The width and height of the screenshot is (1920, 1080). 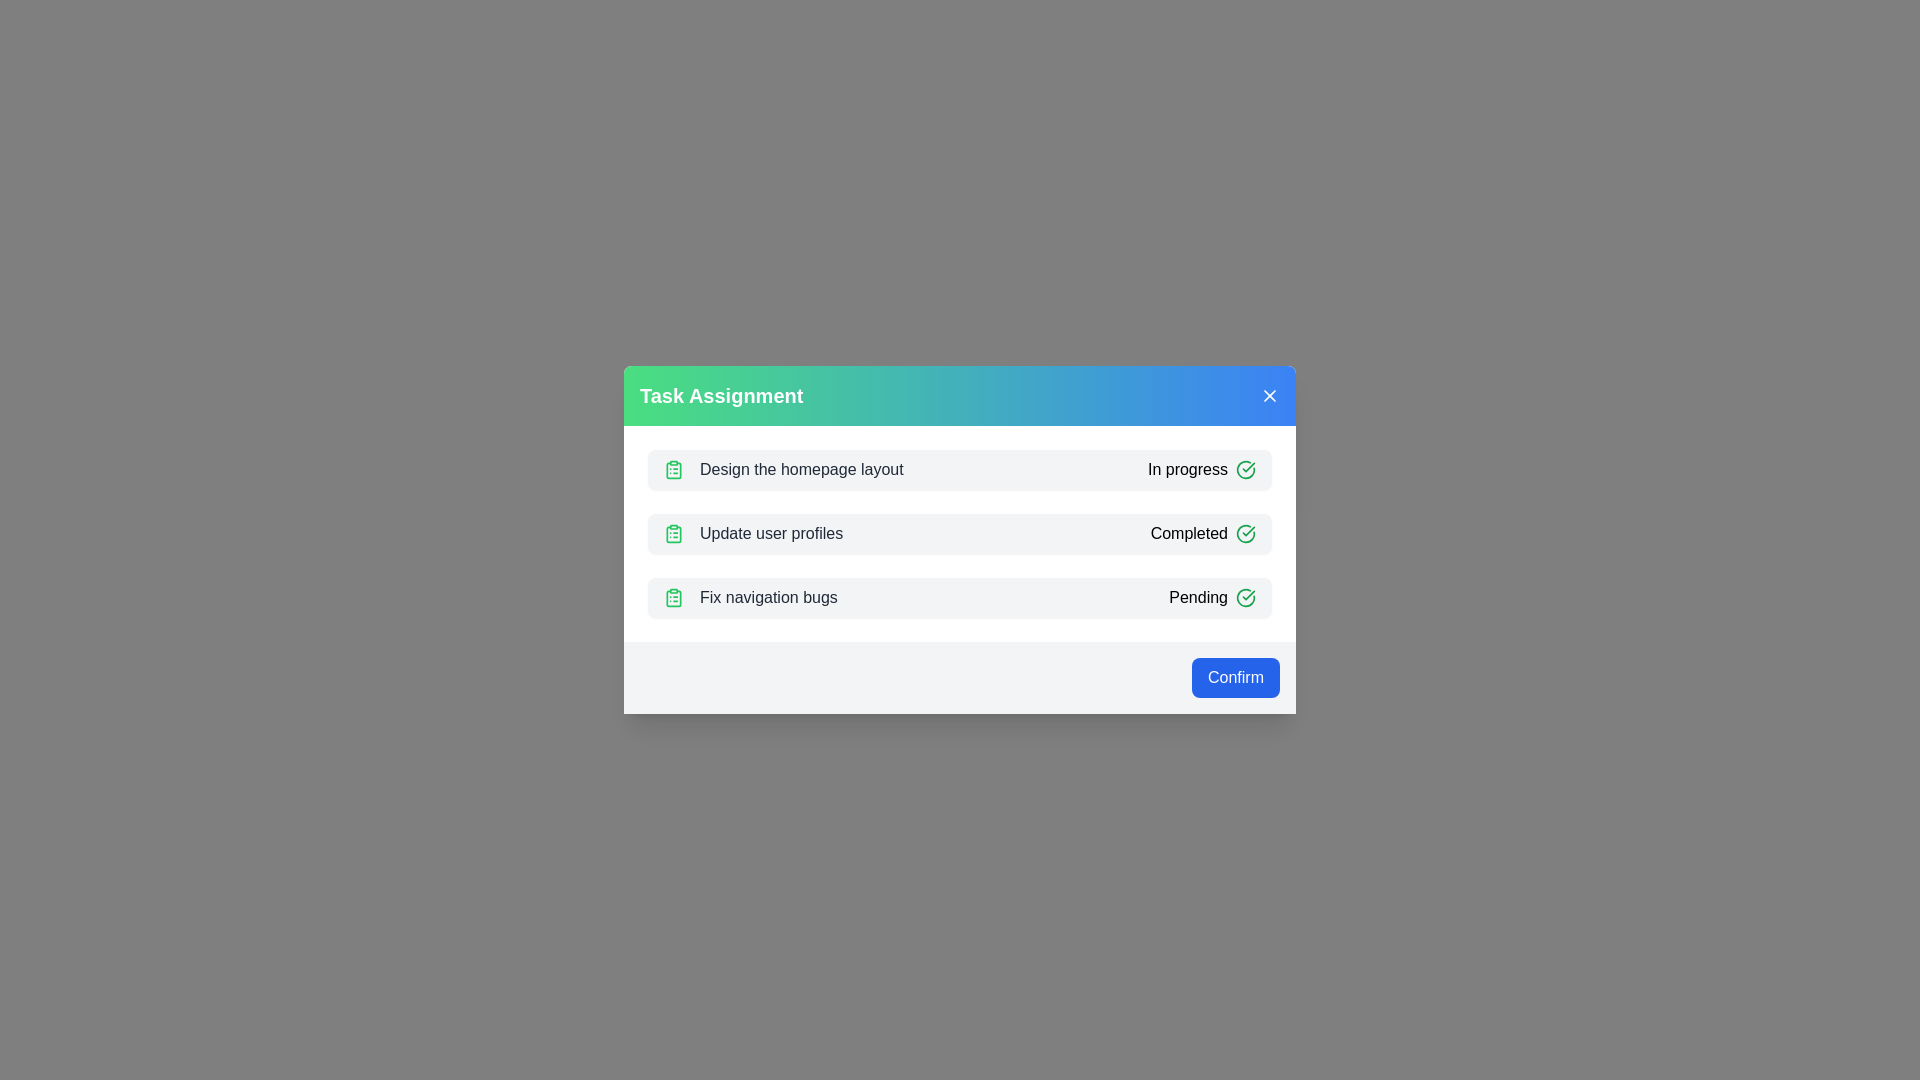 I want to click on the Text label that indicates the pending status of a task, so click(x=1198, y=596).